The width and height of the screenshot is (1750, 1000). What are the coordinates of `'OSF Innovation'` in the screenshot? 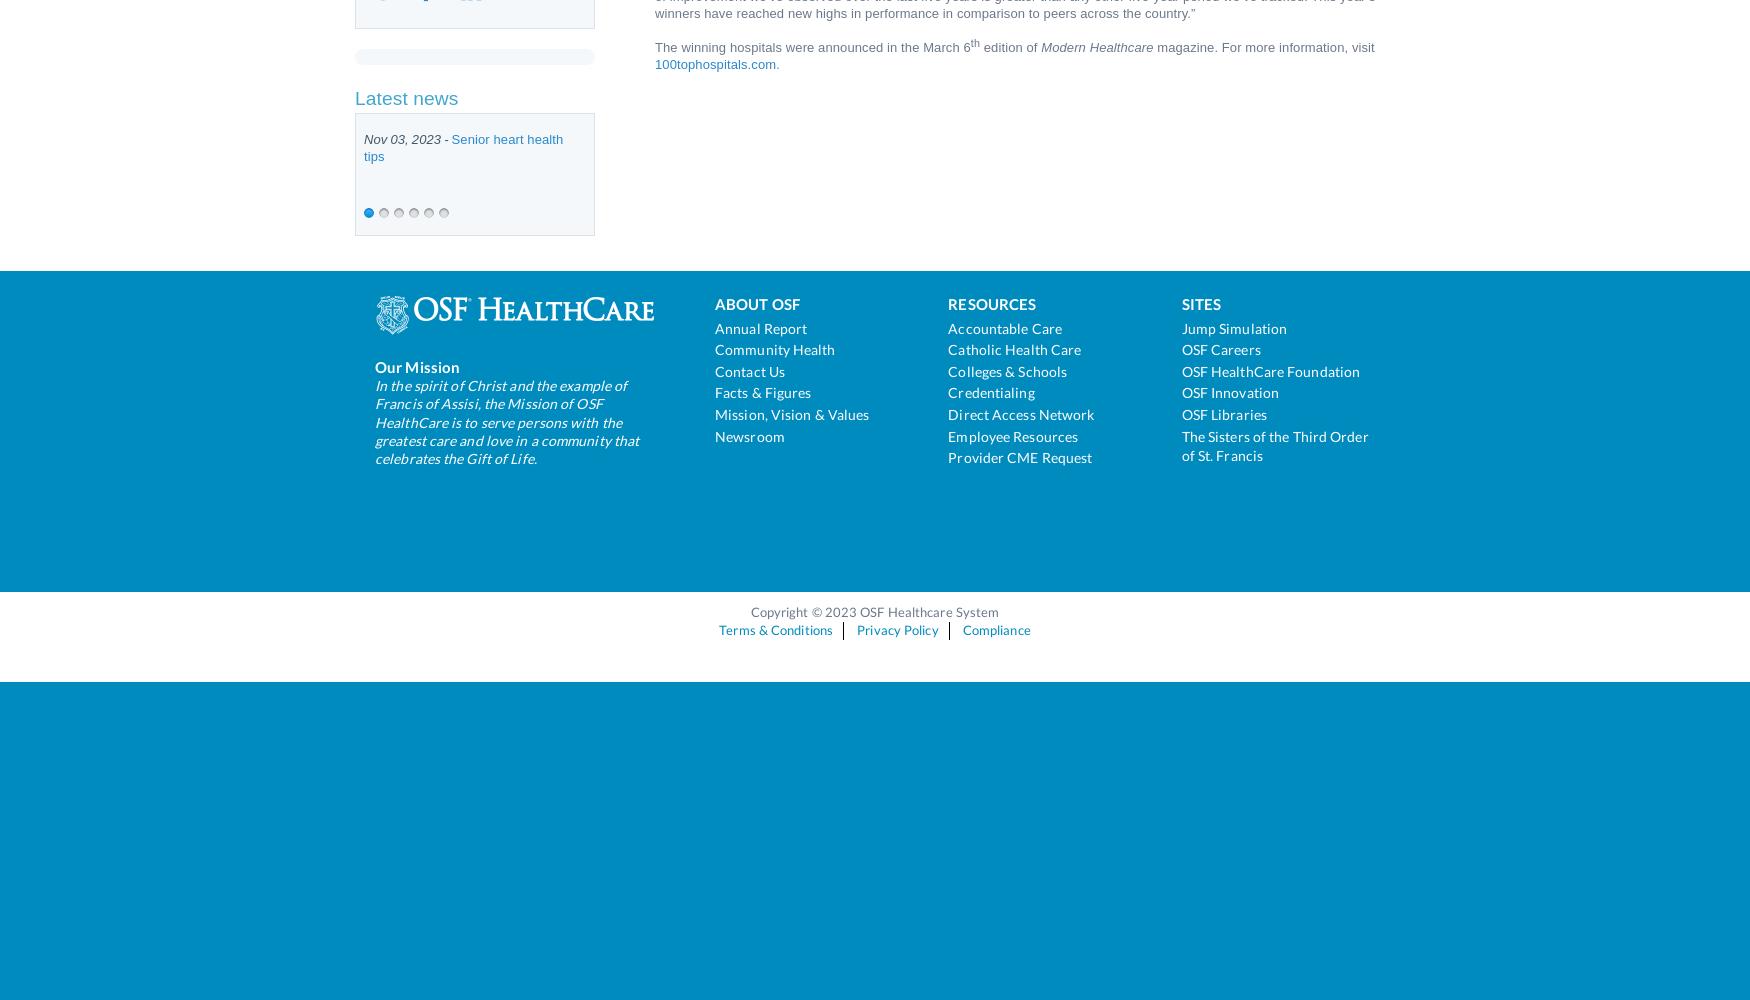 It's located at (1180, 392).